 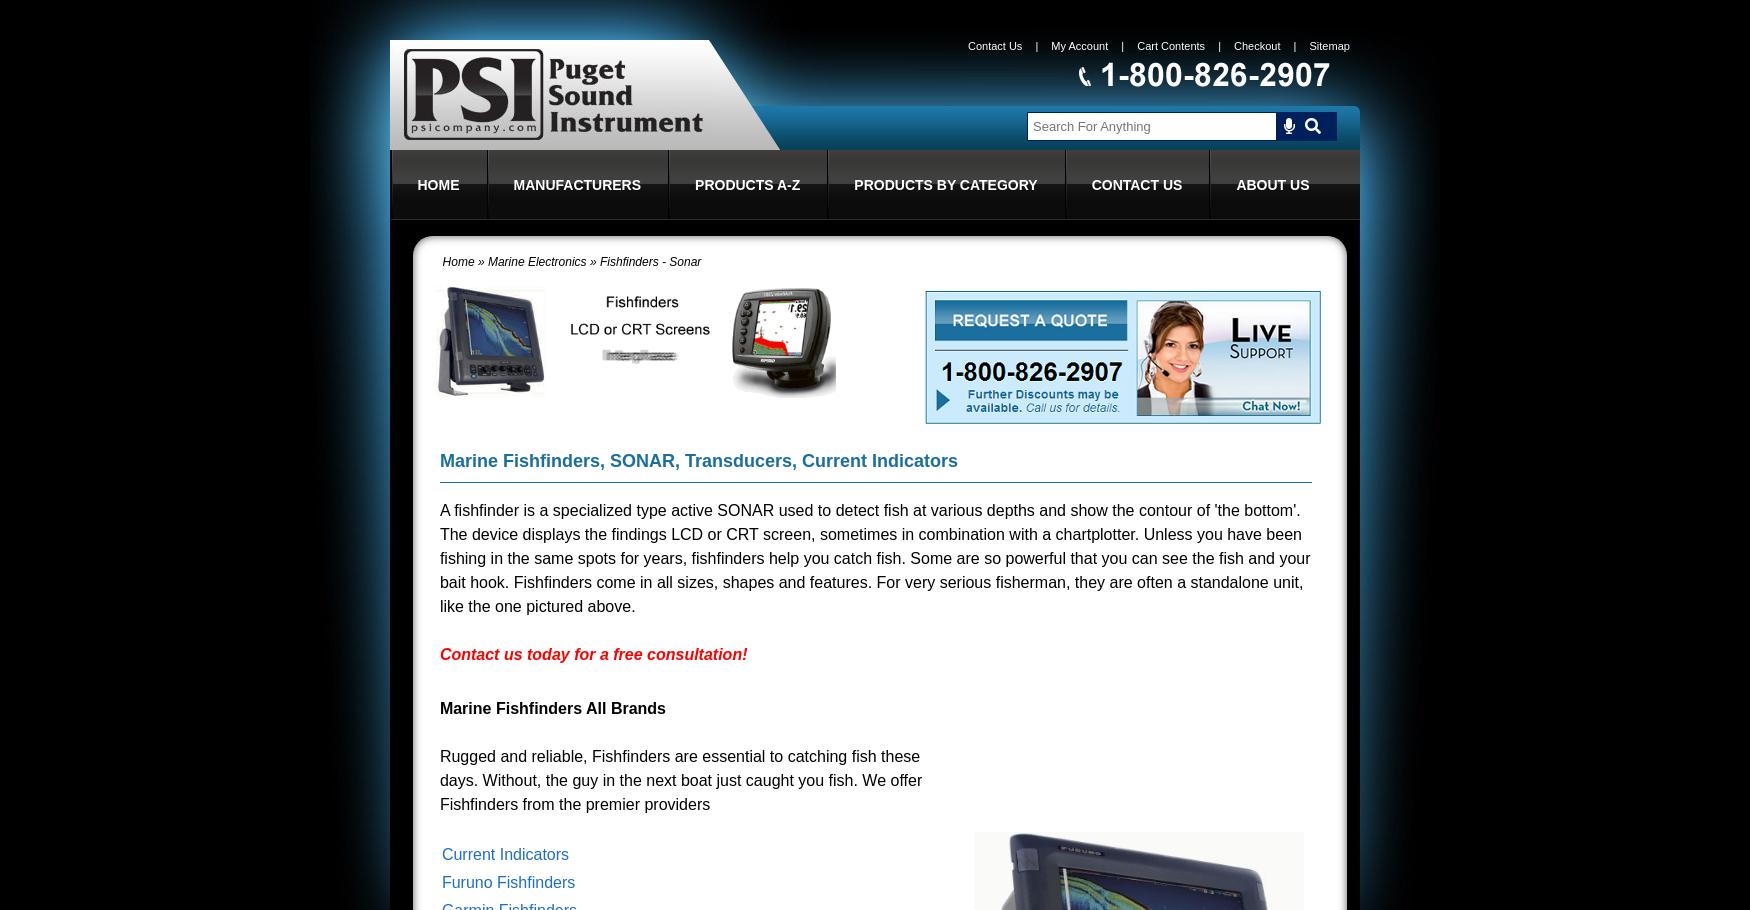 I want to click on 'Furuno
Fishfinders', so click(x=507, y=882).